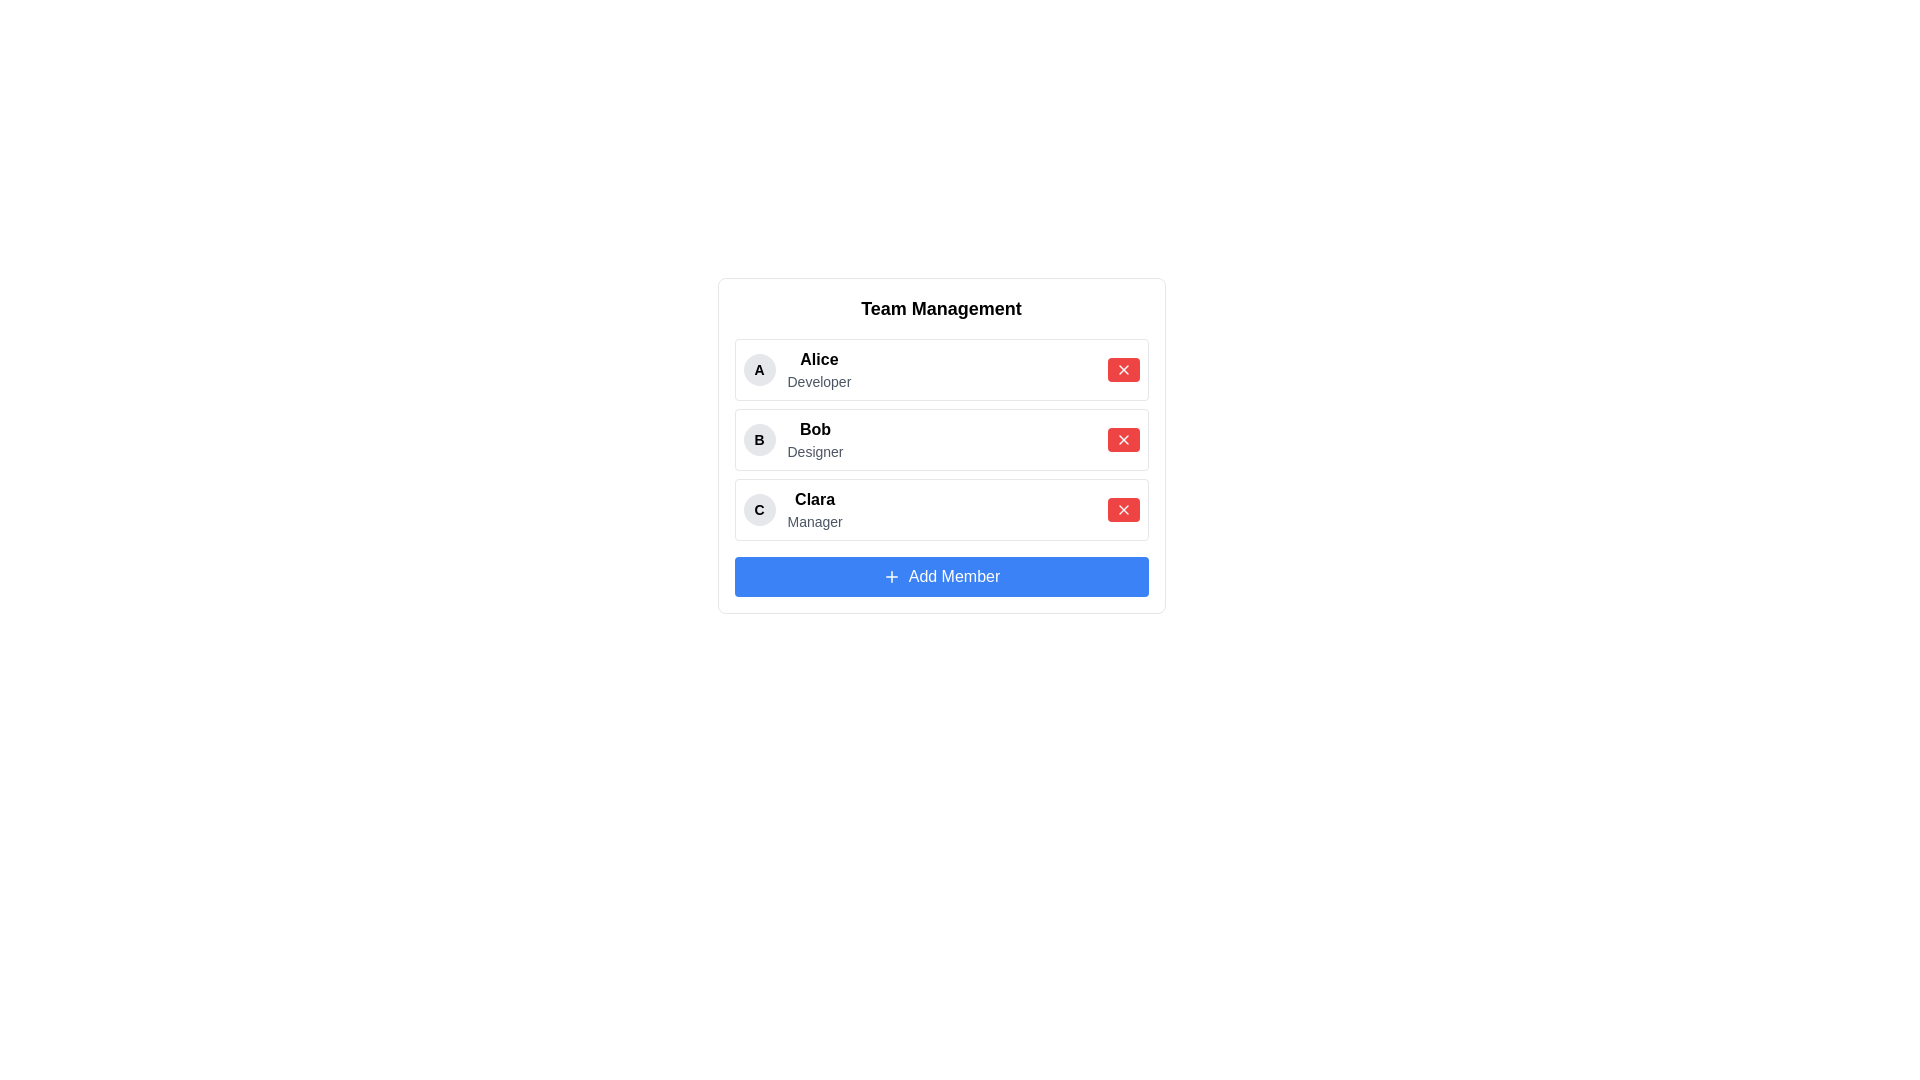  What do you see at coordinates (940, 577) in the screenshot?
I see `the 'Add Member' button with a blue background and white text at the bottom of the team management interface` at bounding box center [940, 577].